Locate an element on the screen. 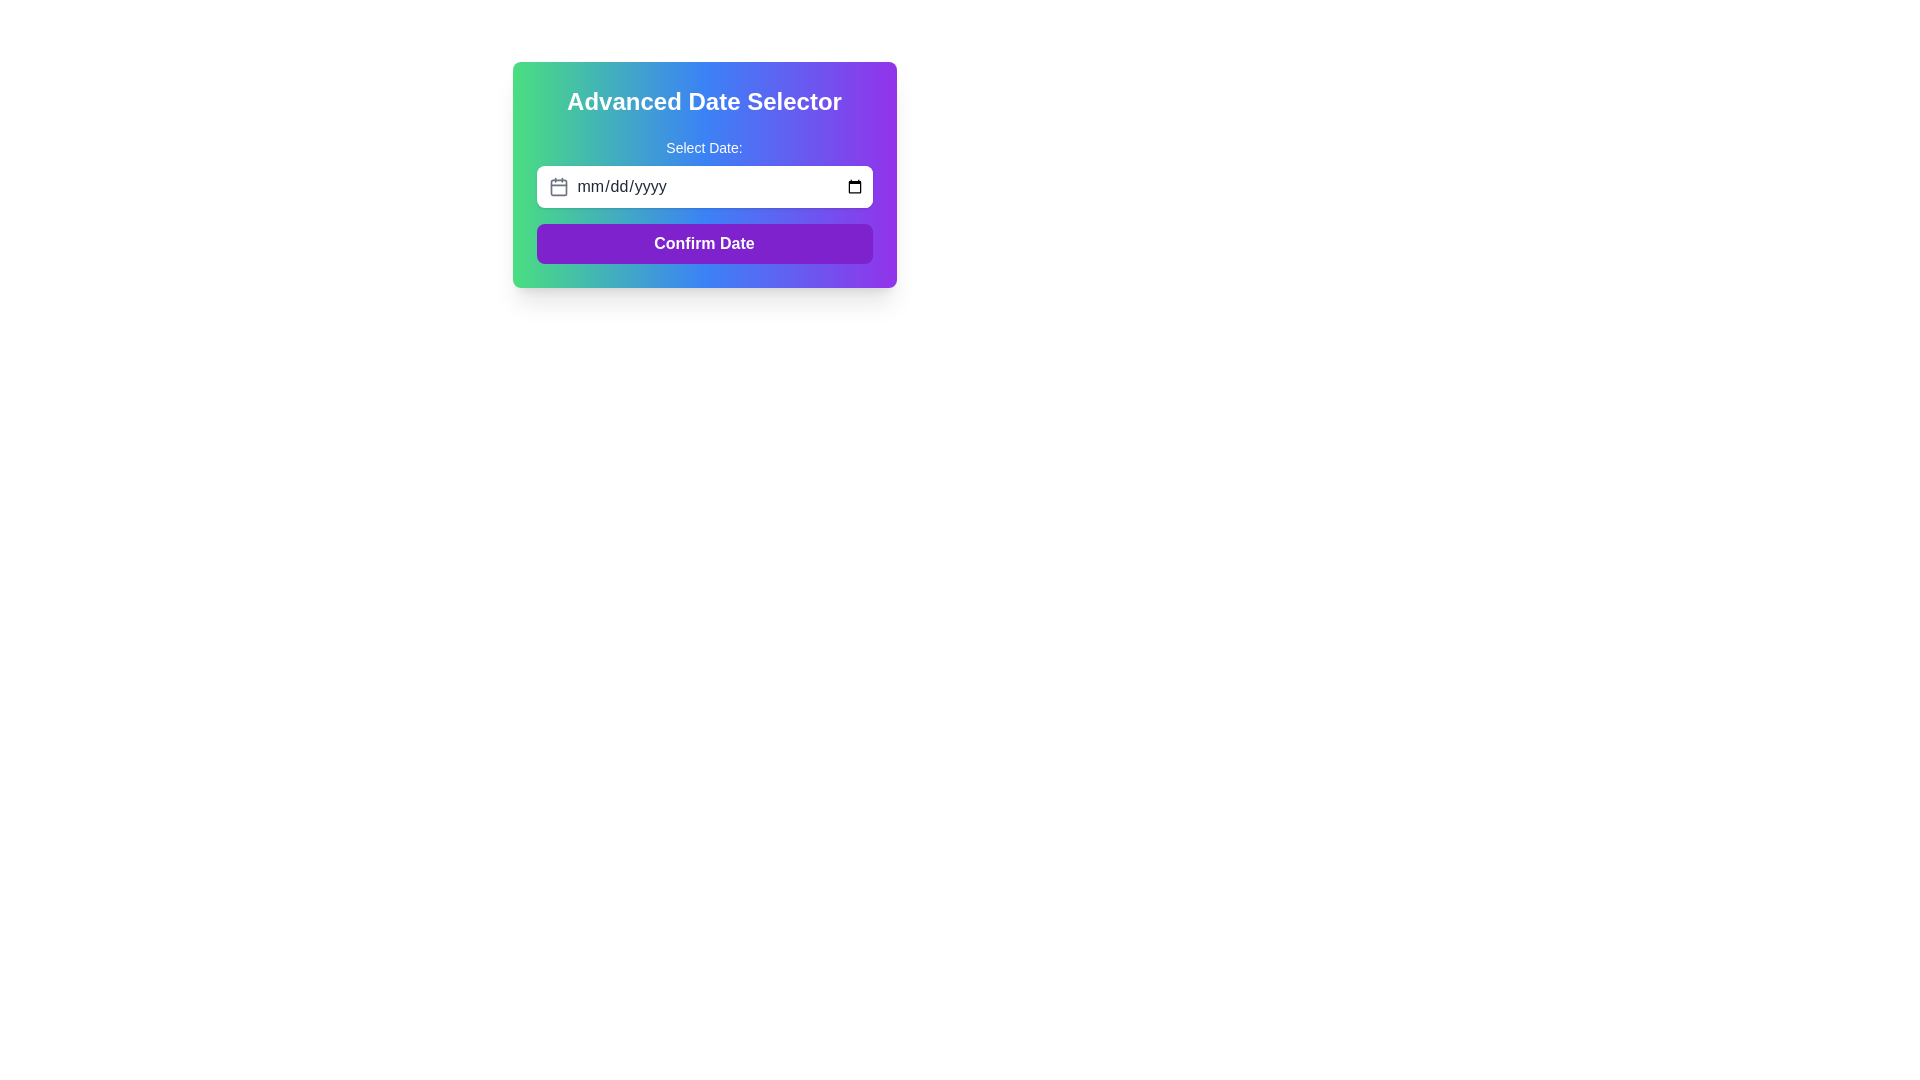 This screenshot has width=1920, height=1080. the calendar icon located on the left side of the date input field is located at coordinates (558, 186).